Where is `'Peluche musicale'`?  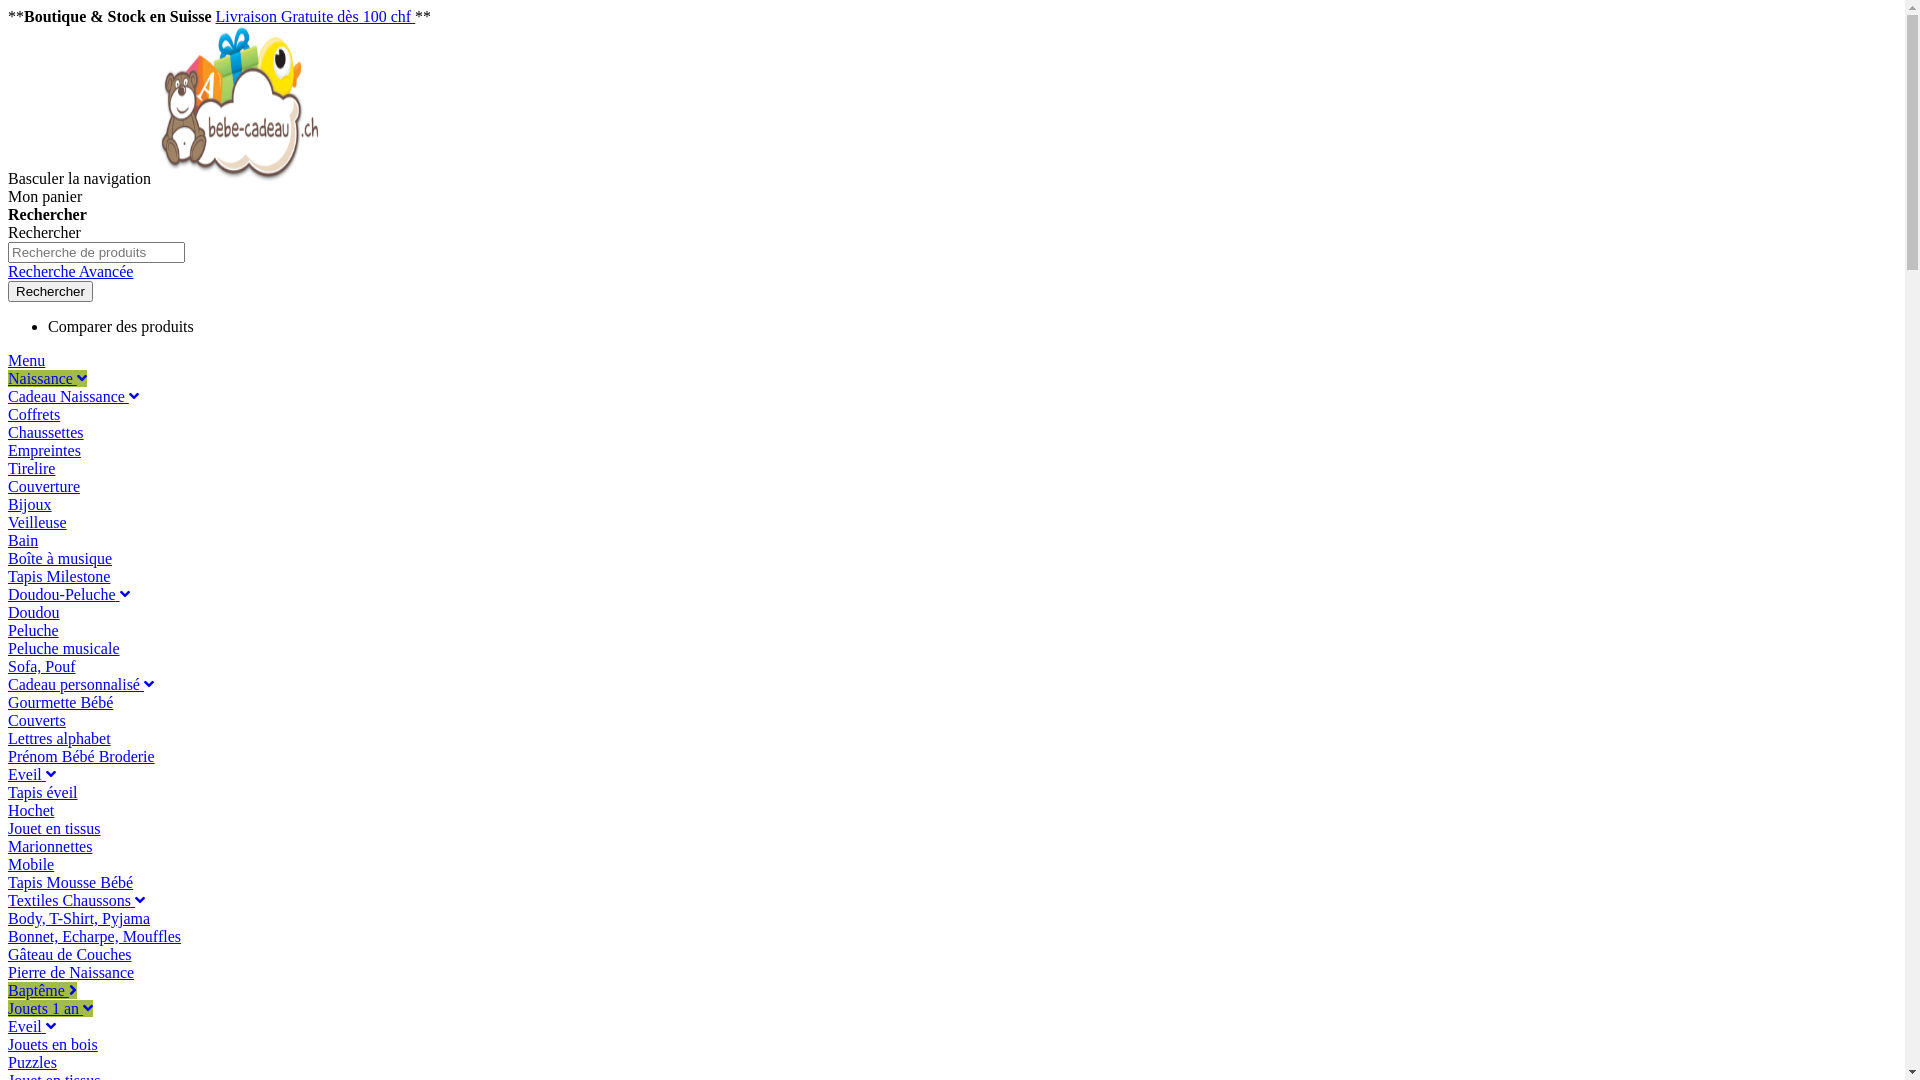
'Peluche musicale' is located at coordinates (63, 648).